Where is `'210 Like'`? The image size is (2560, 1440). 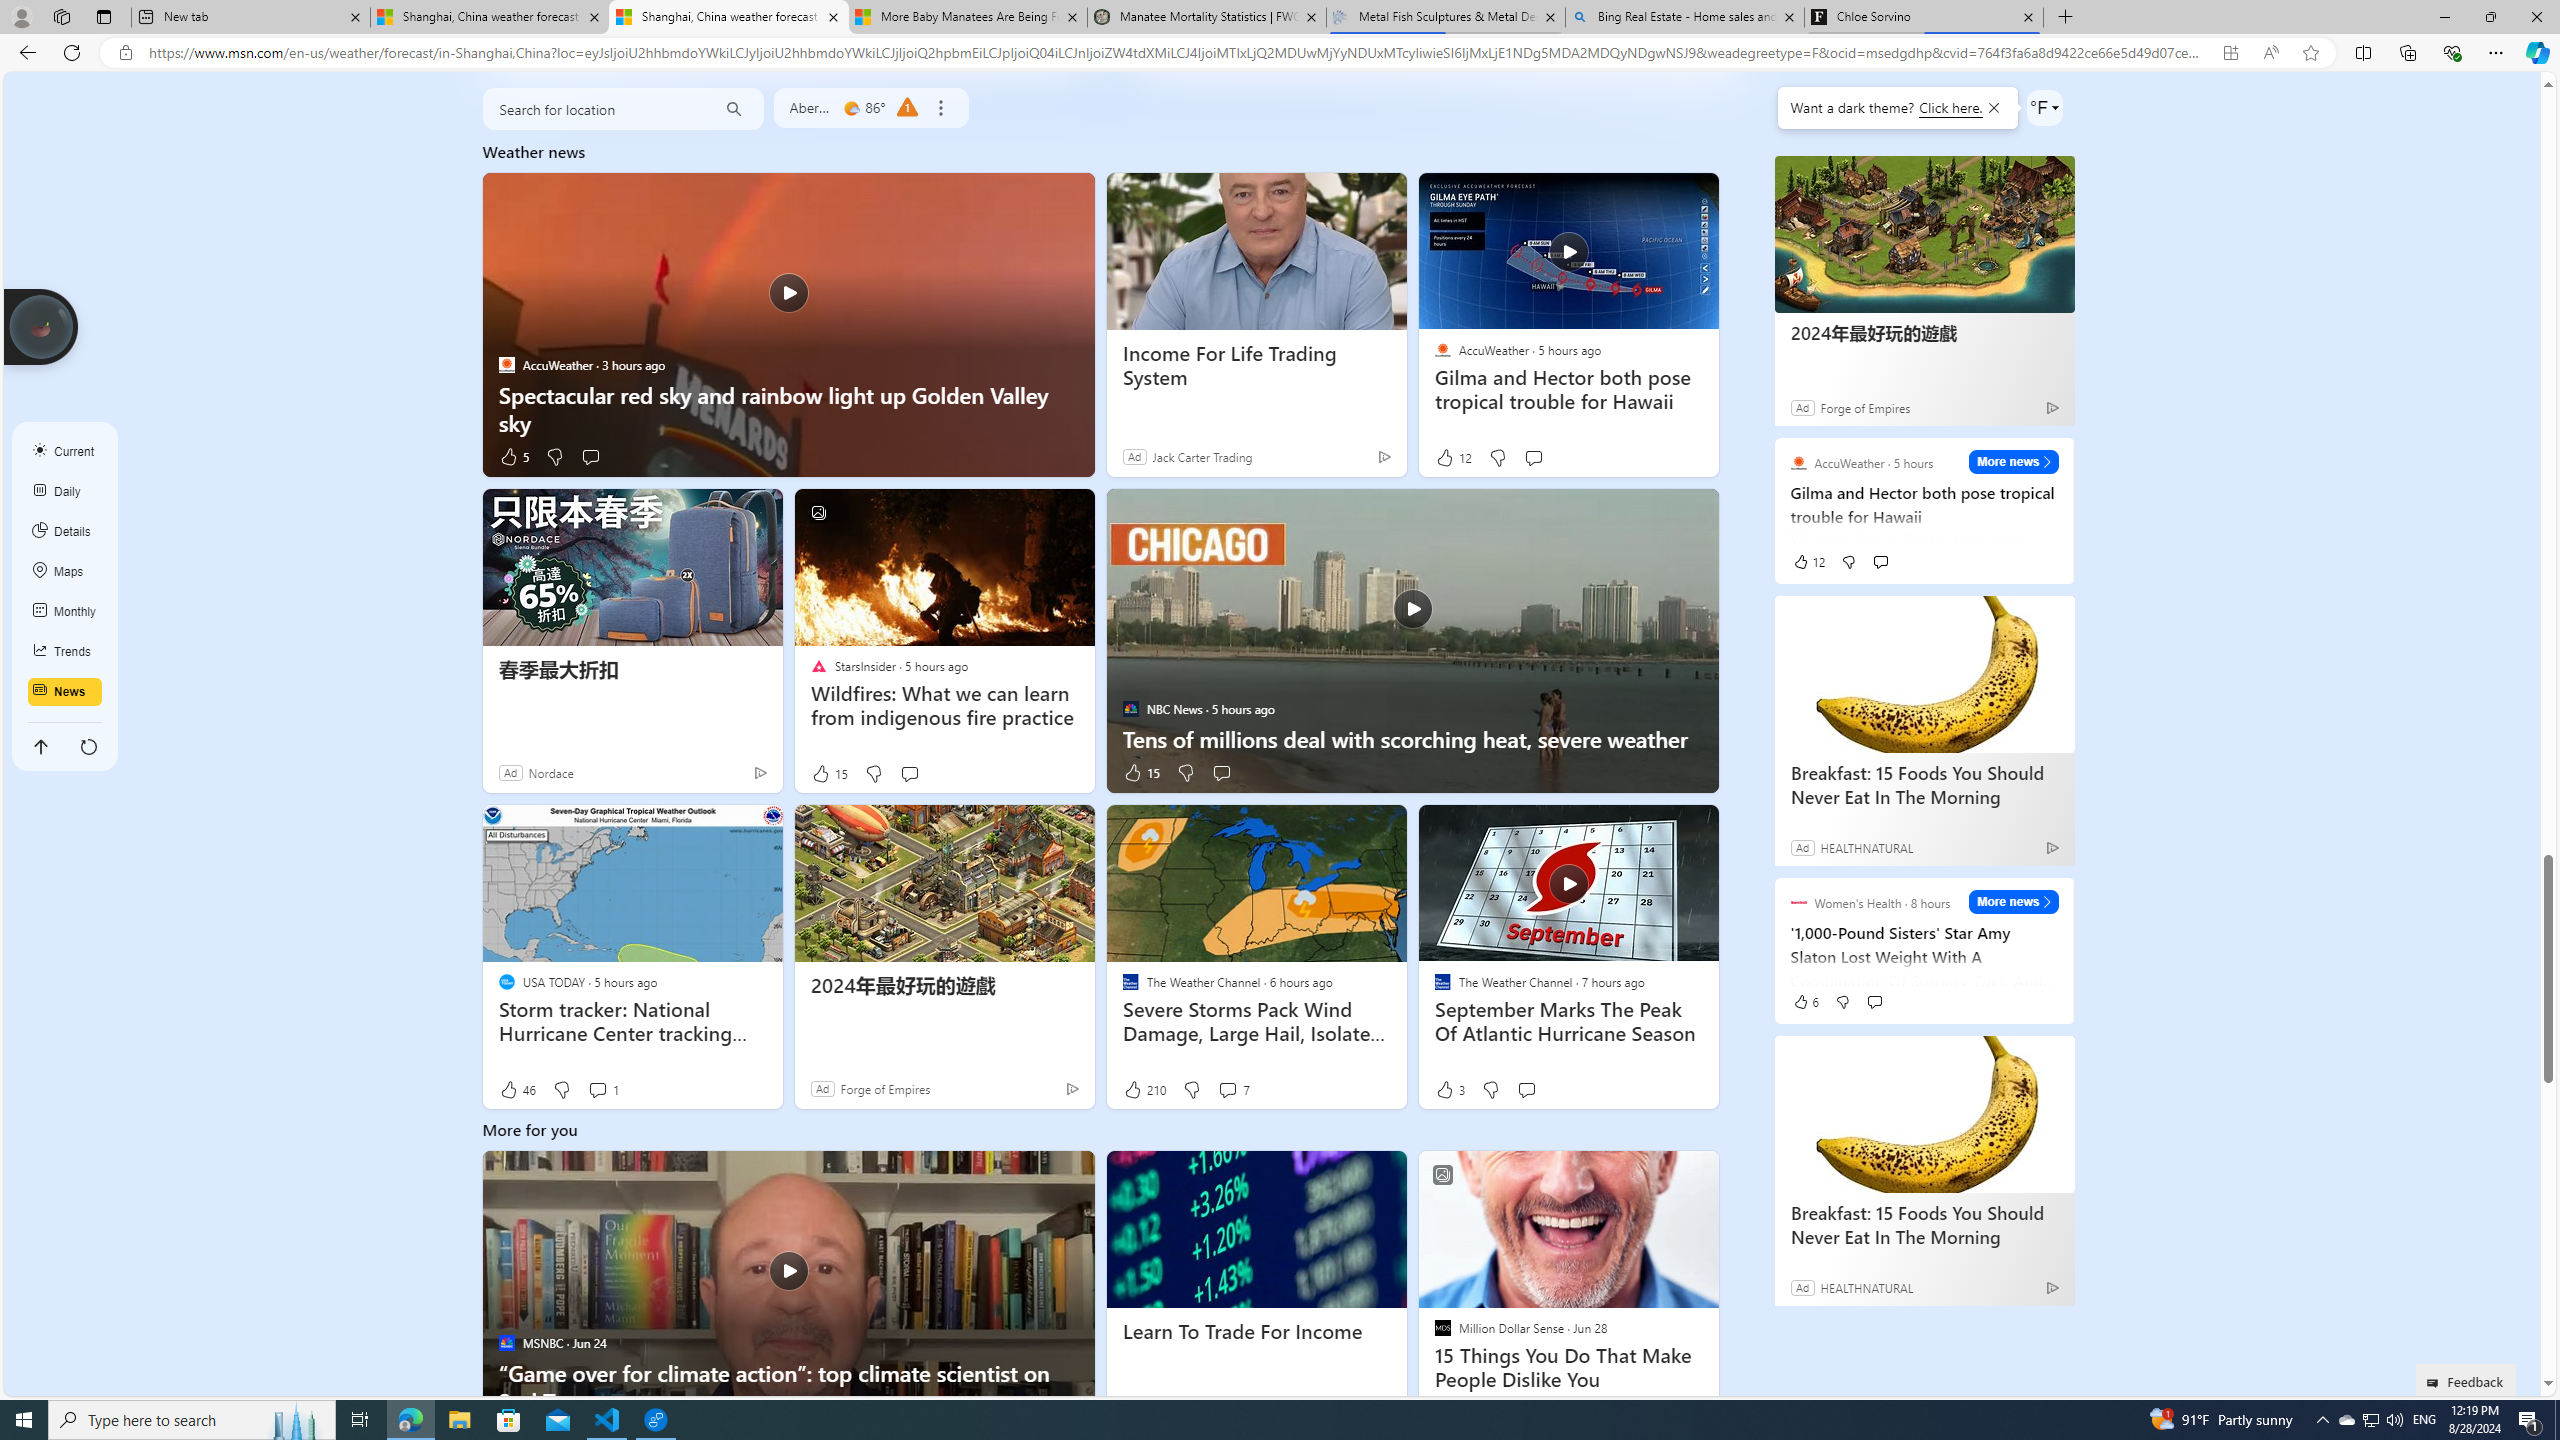 '210 Like' is located at coordinates (1144, 1089).